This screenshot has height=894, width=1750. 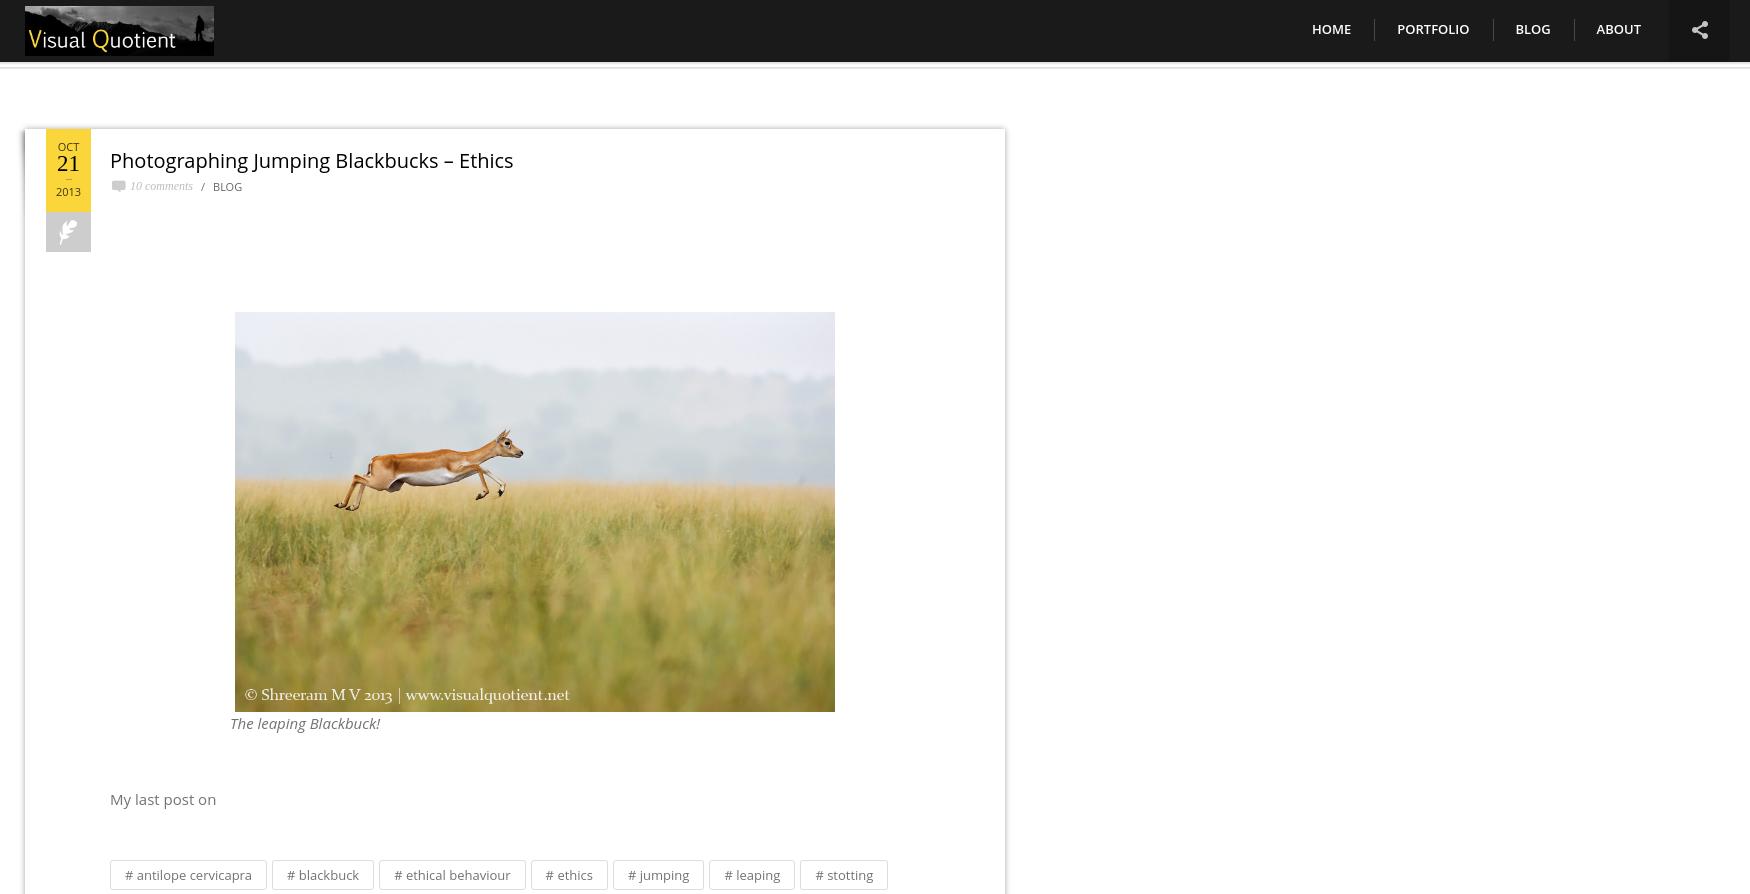 I want to click on '10 comments', so click(x=160, y=186).